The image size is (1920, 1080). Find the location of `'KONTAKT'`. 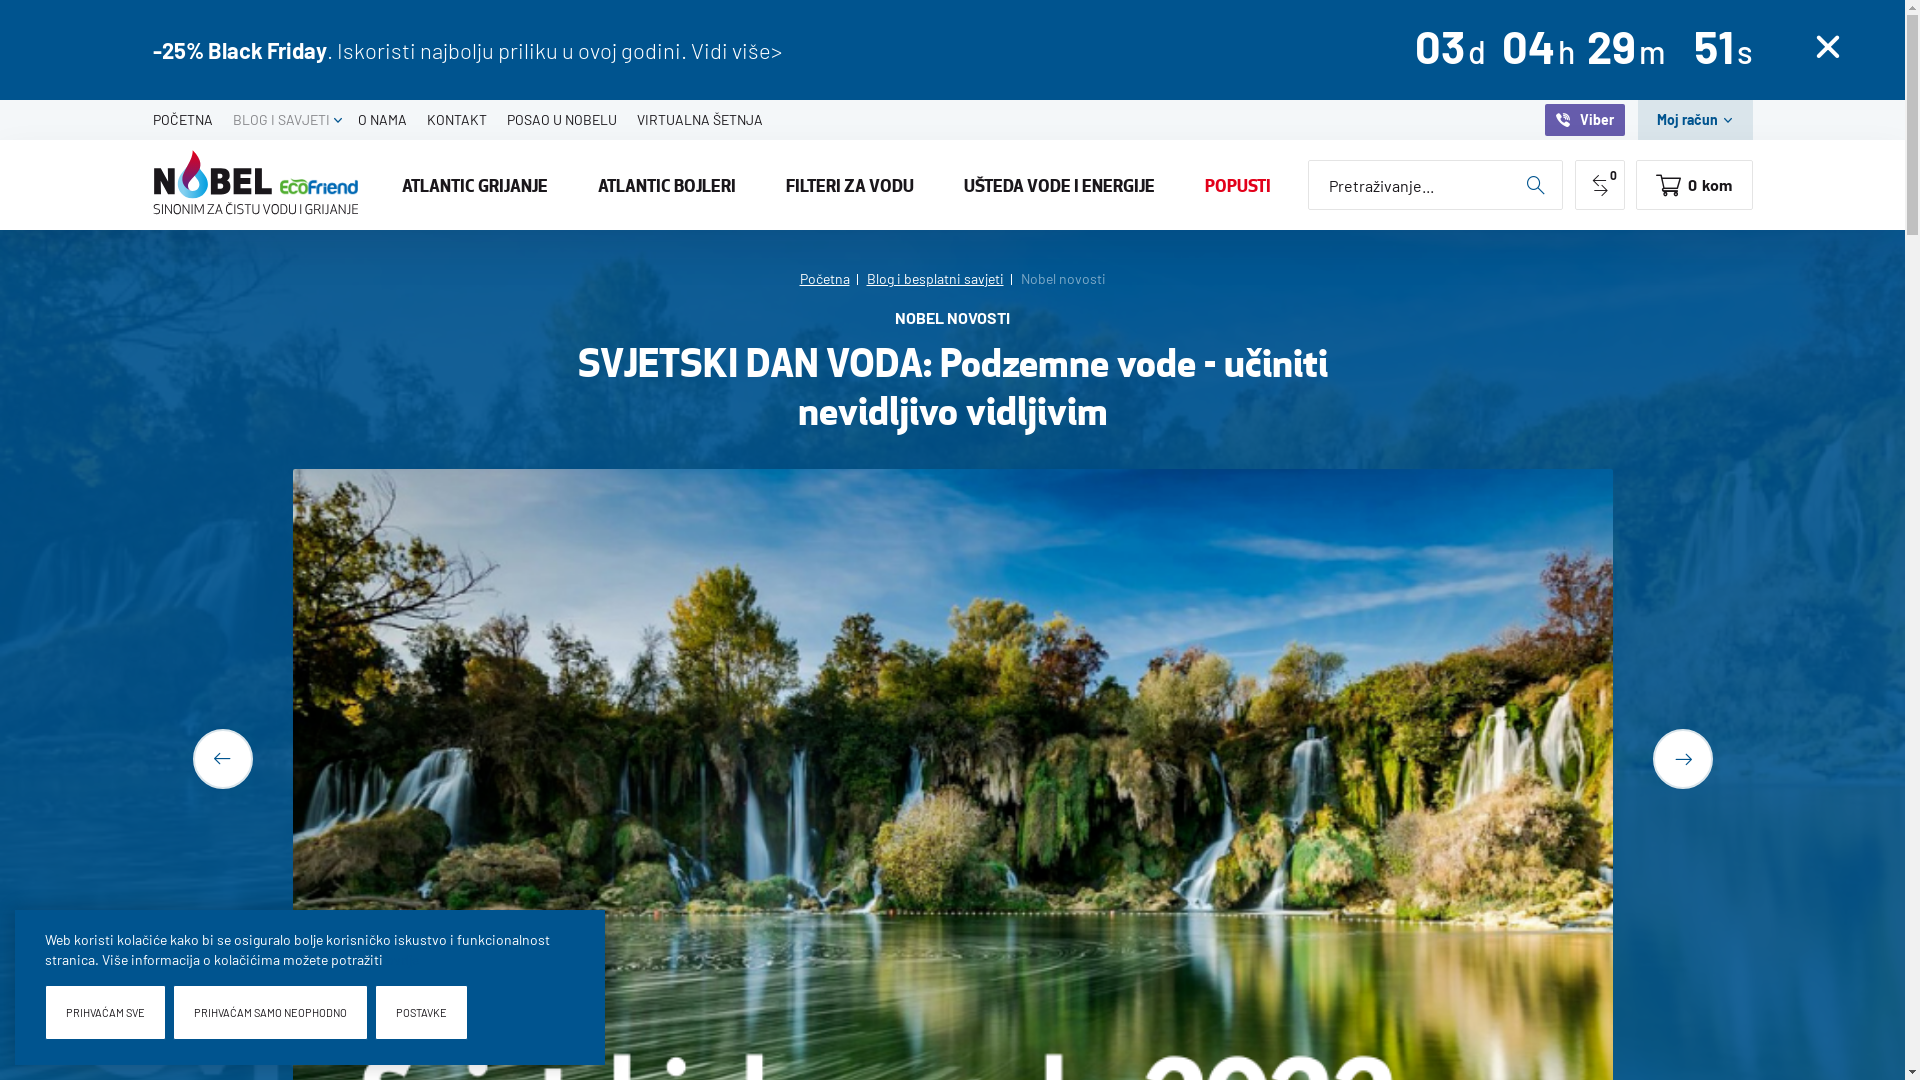

'KONTAKT' is located at coordinates (415, 119).